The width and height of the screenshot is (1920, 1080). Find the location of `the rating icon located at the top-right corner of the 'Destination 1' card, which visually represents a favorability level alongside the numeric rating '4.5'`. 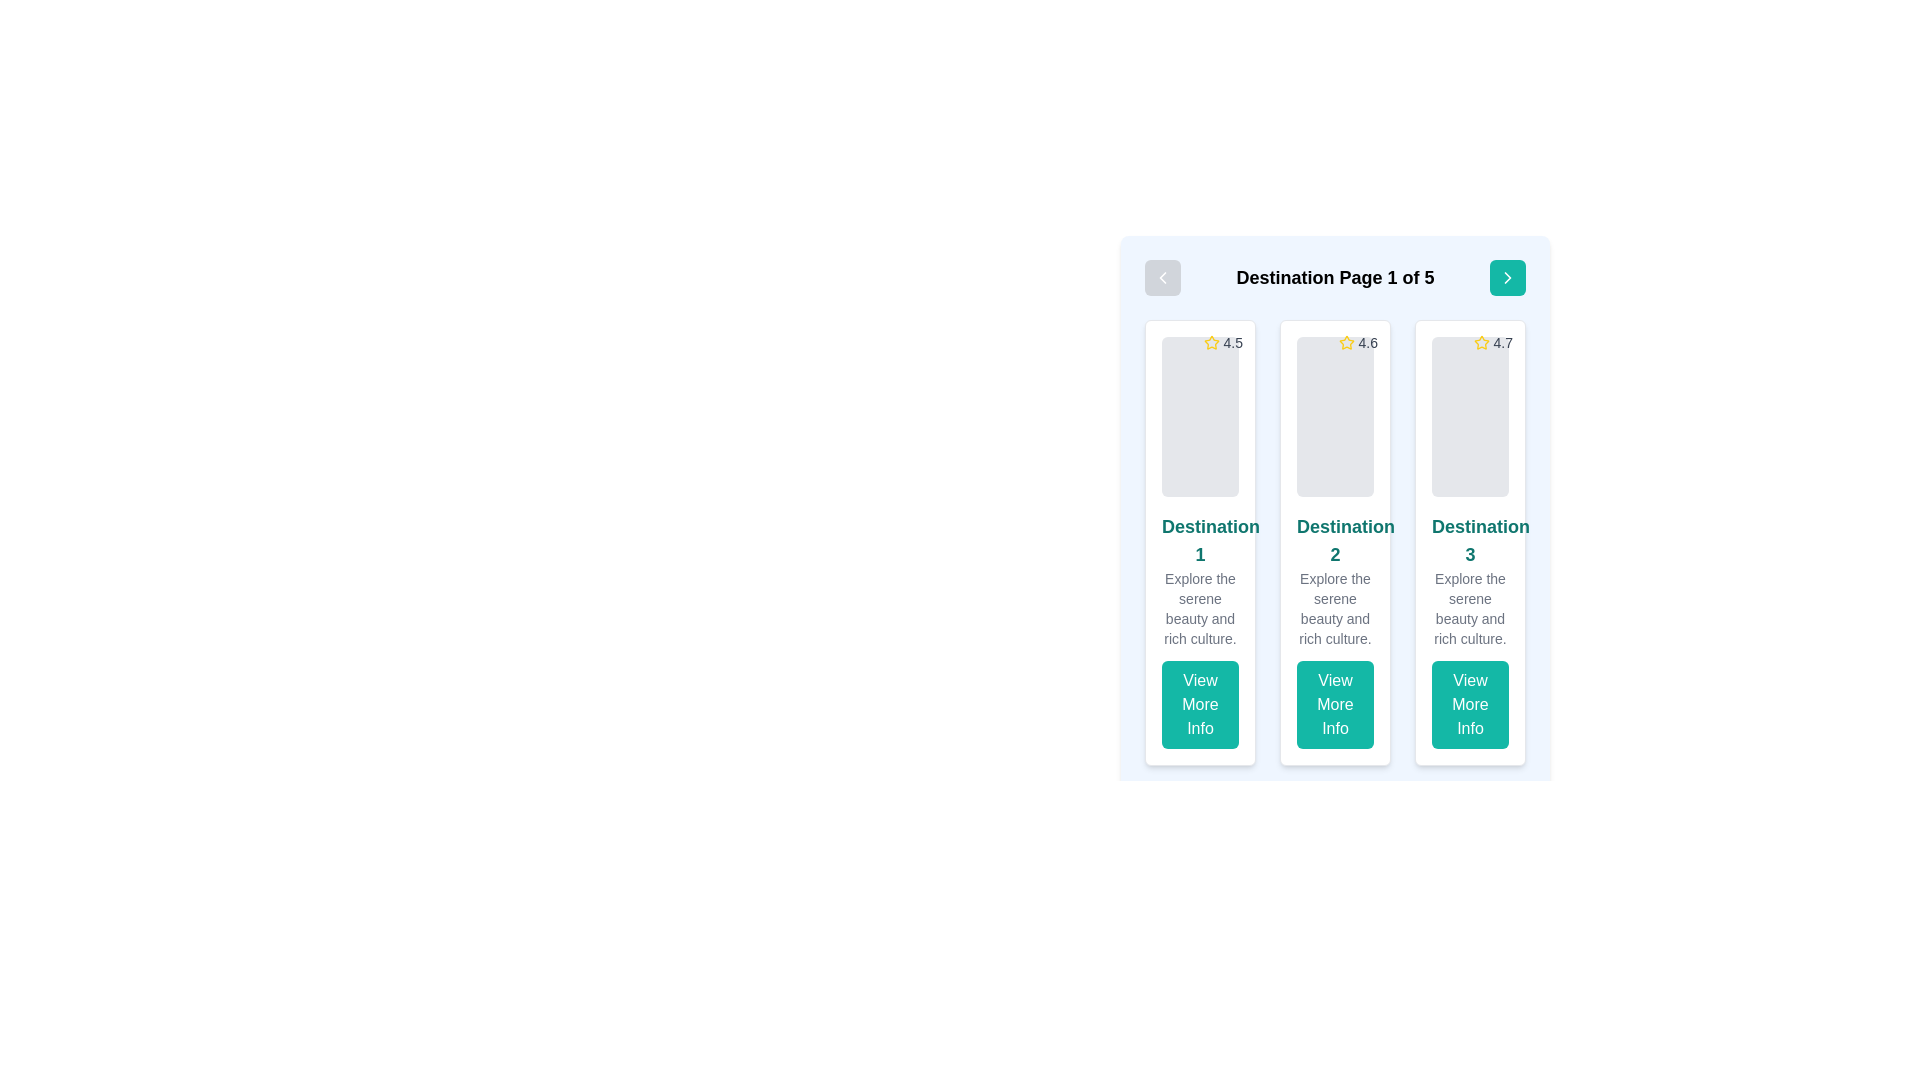

the rating icon located at the top-right corner of the 'Destination 1' card, which visually represents a favorability level alongside the numeric rating '4.5' is located at coordinates (1210, 342).